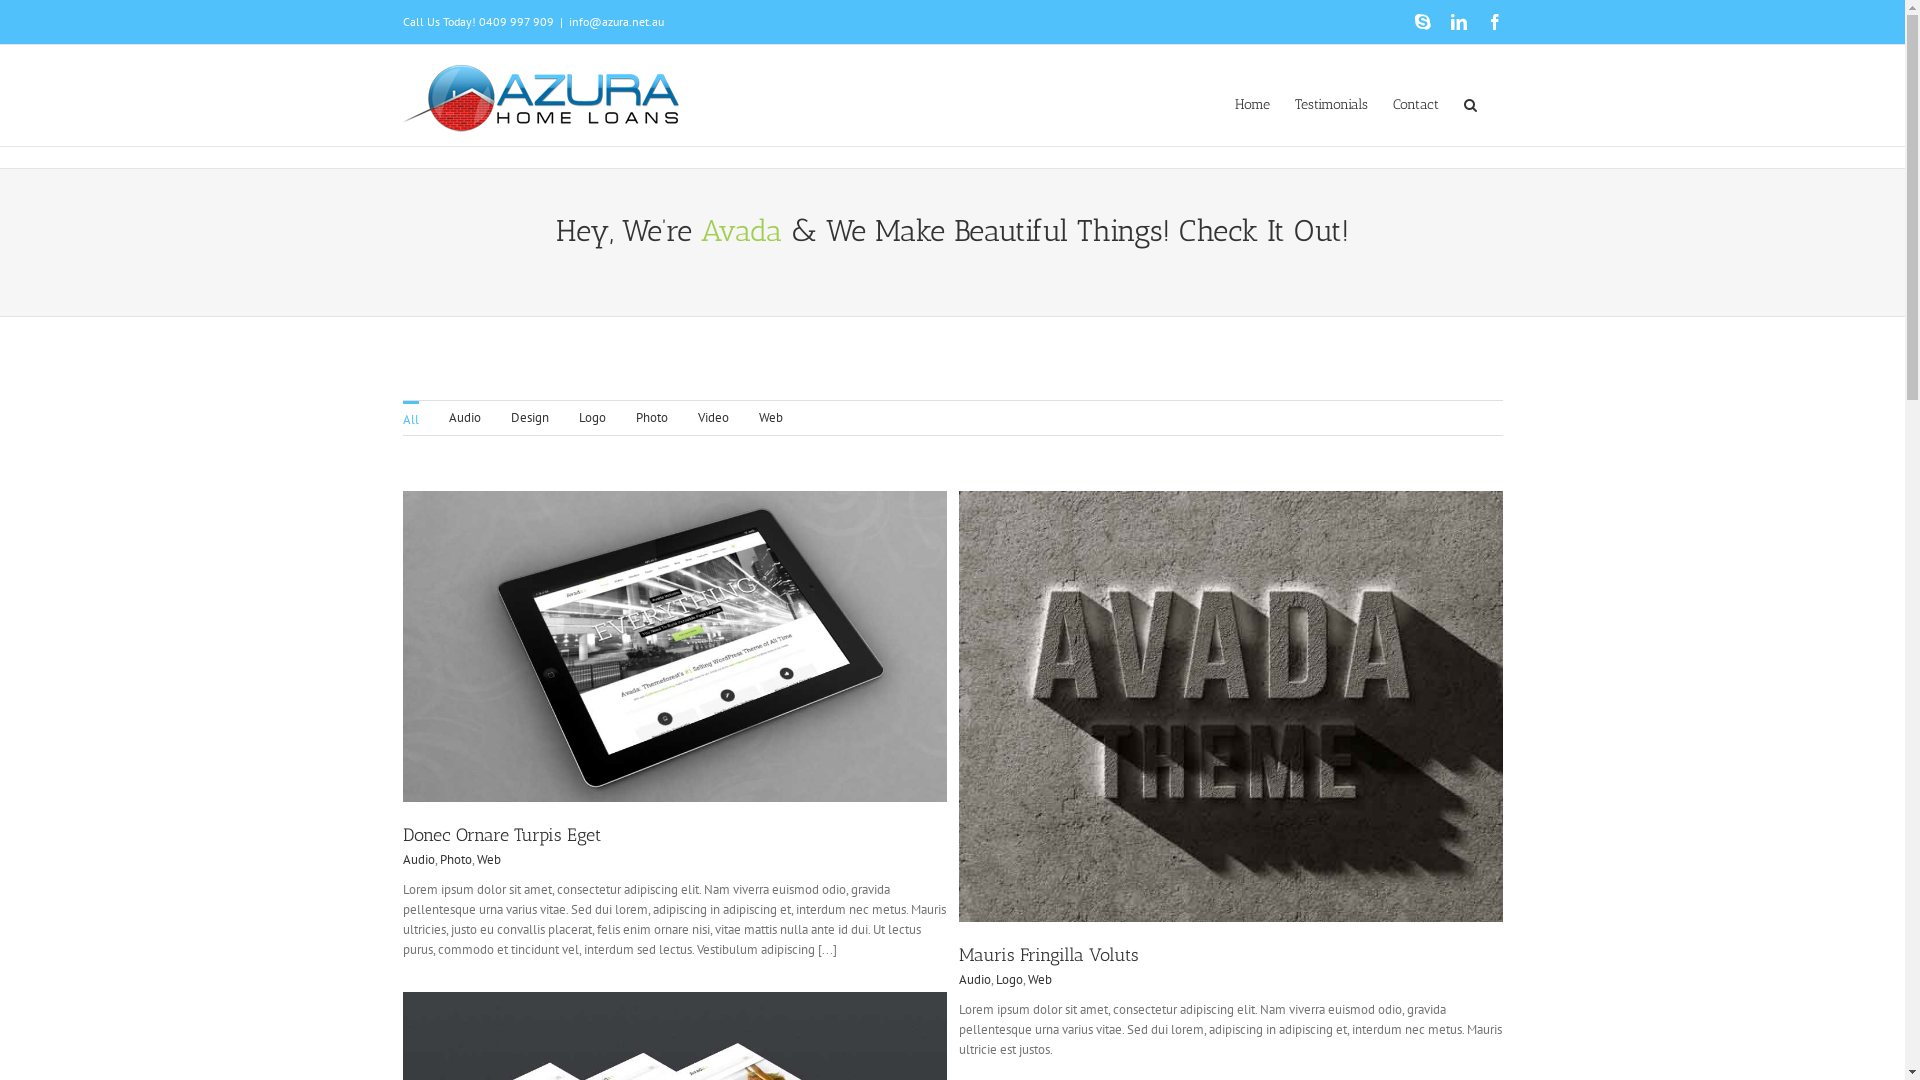 Image resolution: width=1920 pixels, height=1080 pixels. Describe the element at coordinates (1330, 103) in the screenshot. I see `'Testimonials'` at that location.